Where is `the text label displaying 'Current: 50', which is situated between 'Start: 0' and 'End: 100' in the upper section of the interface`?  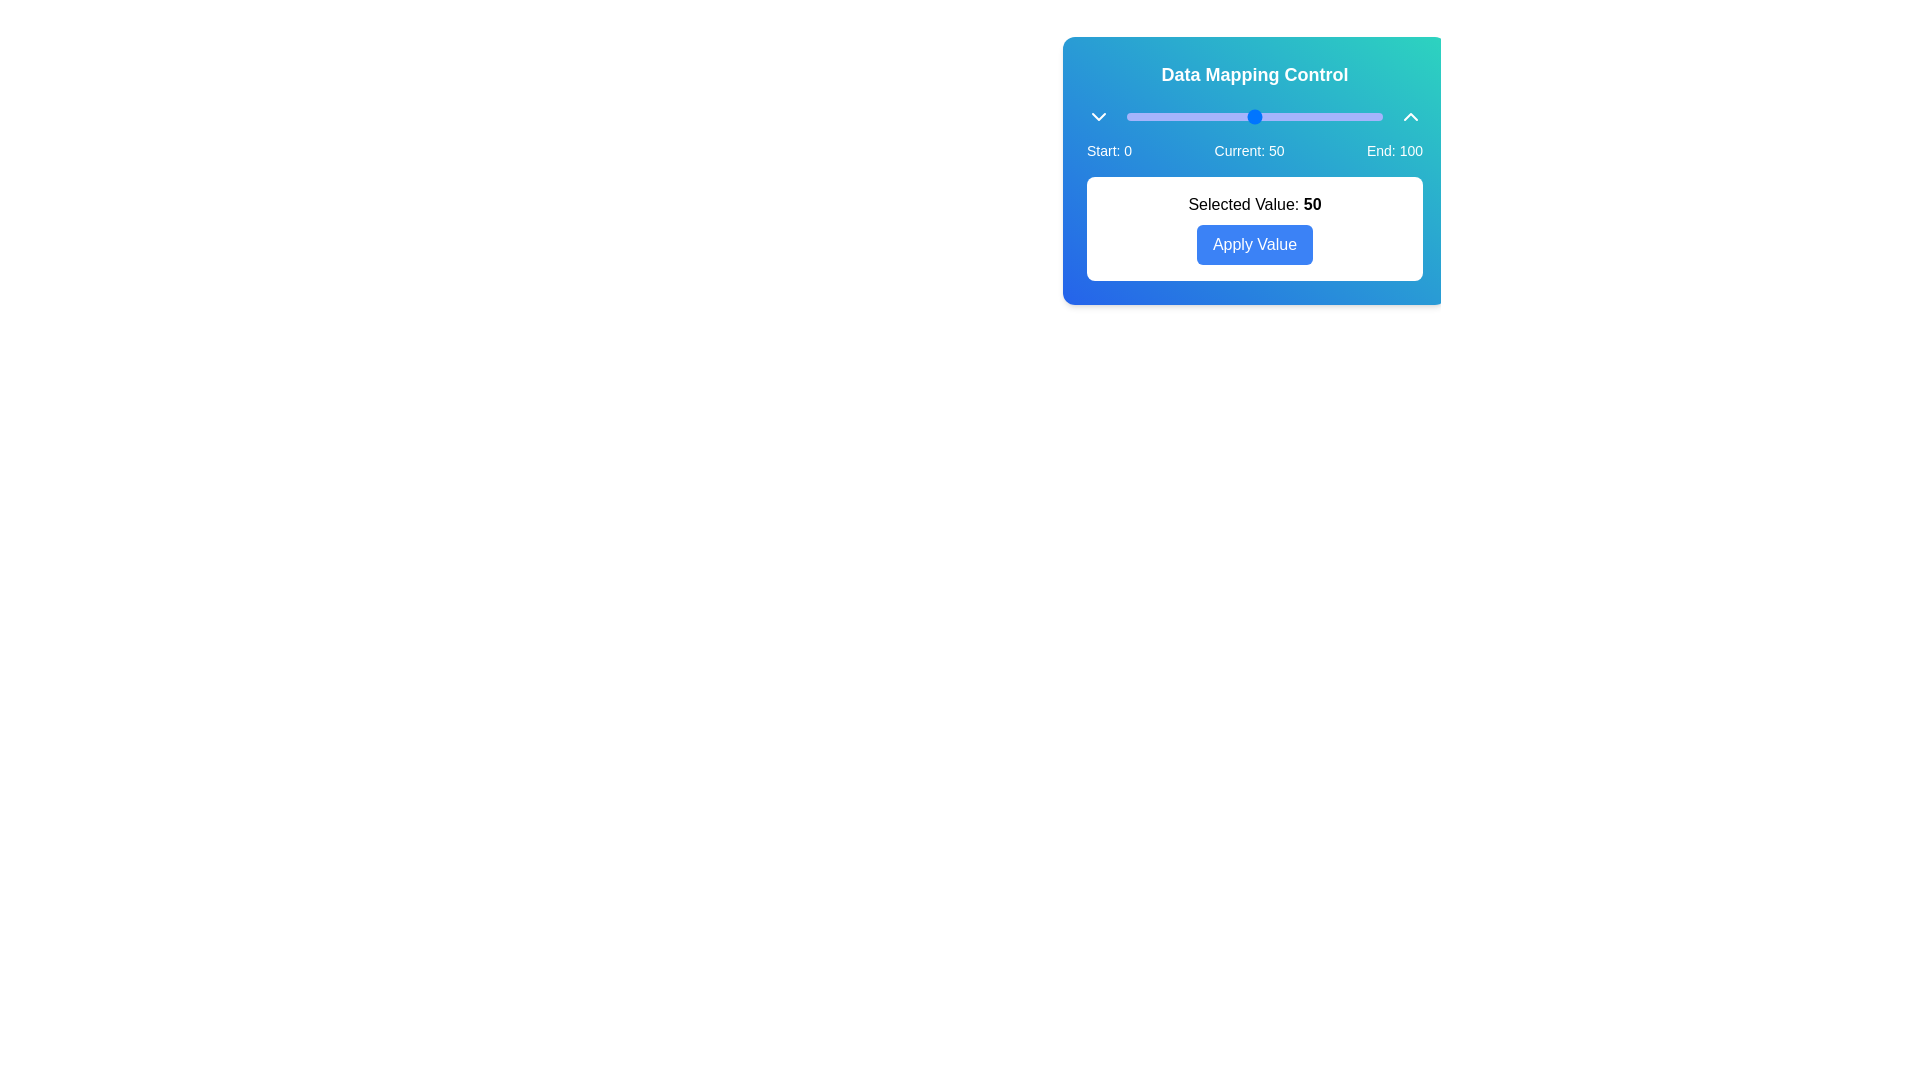 the text label displaying 'Current: 50', which is situated between 'Start: 0' and 'End: 100' in the upper section of the interface is located at coordinates (1248, 149).